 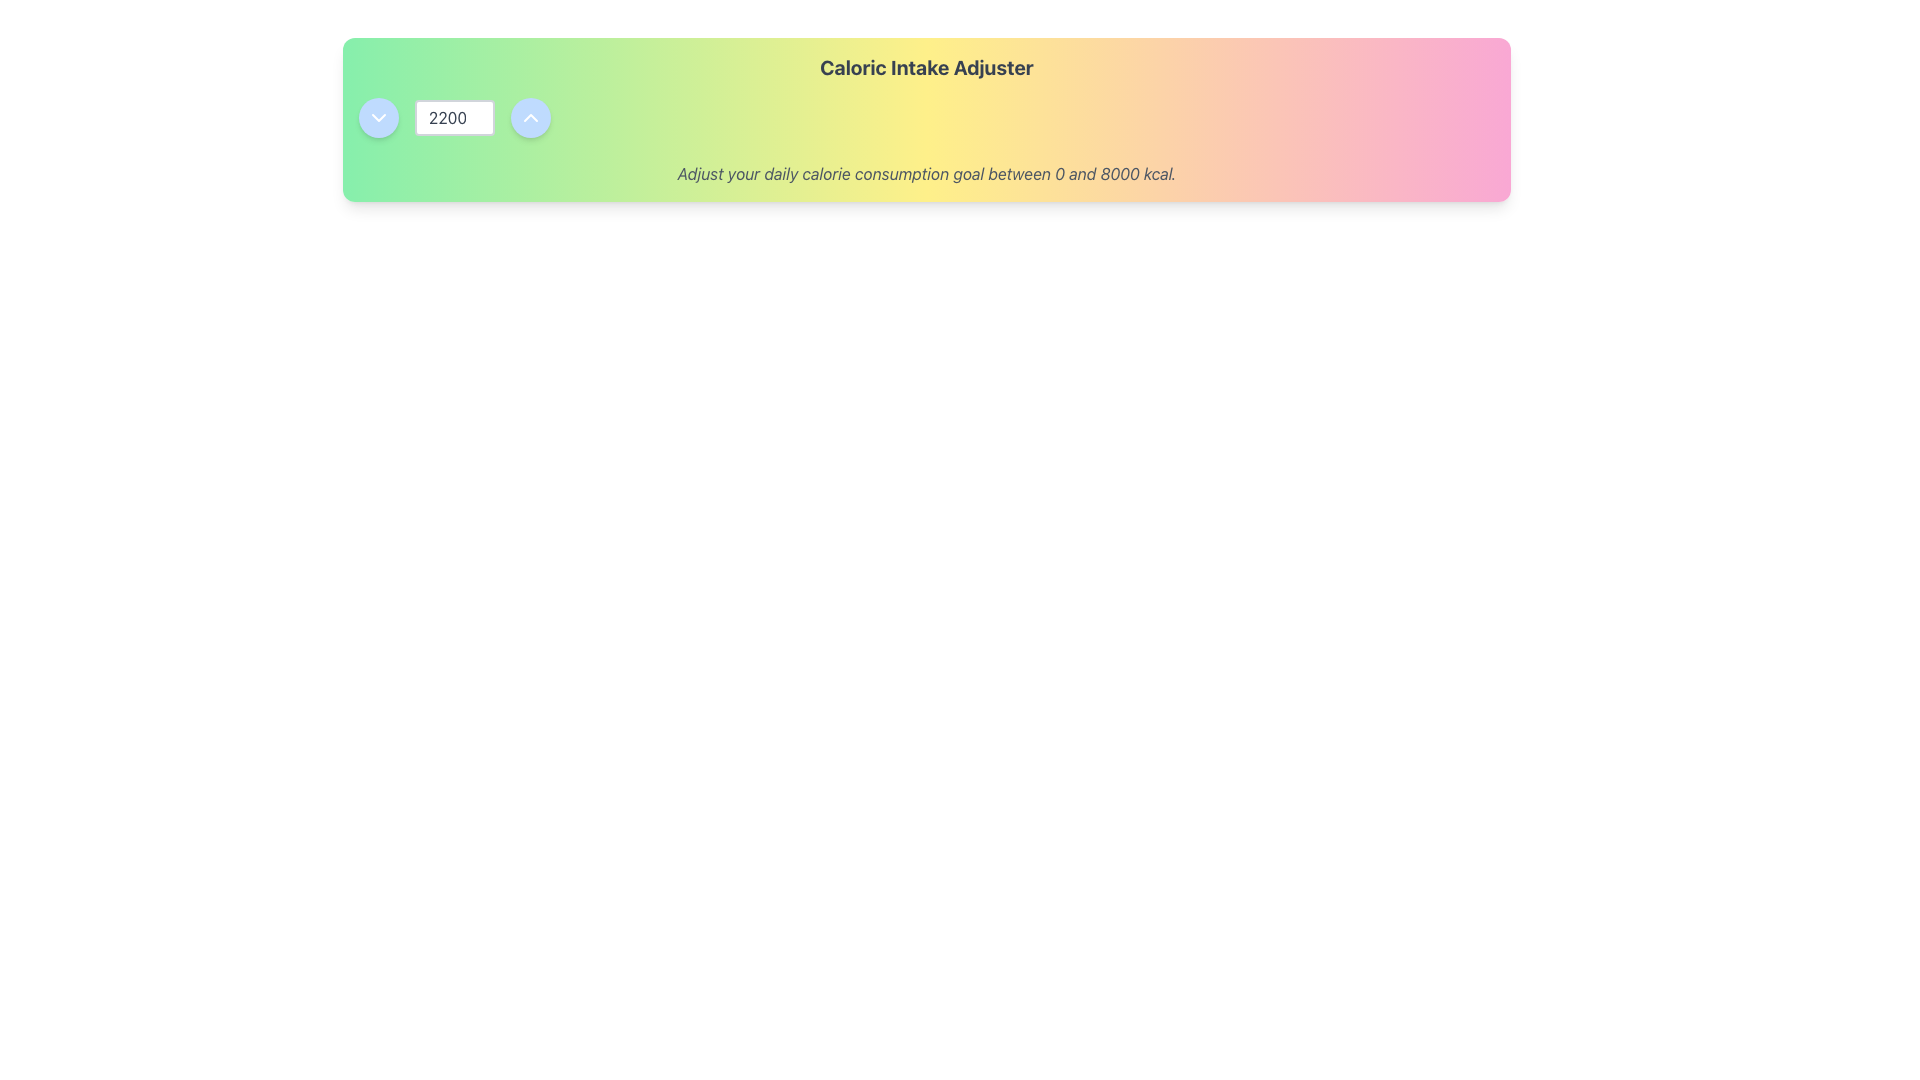 What do you see at coordinates (454, 118) in the screenshot?
I see `the numeric input field with the light gray border and background that contains the value '2200'` at bounding box center [454, 118].